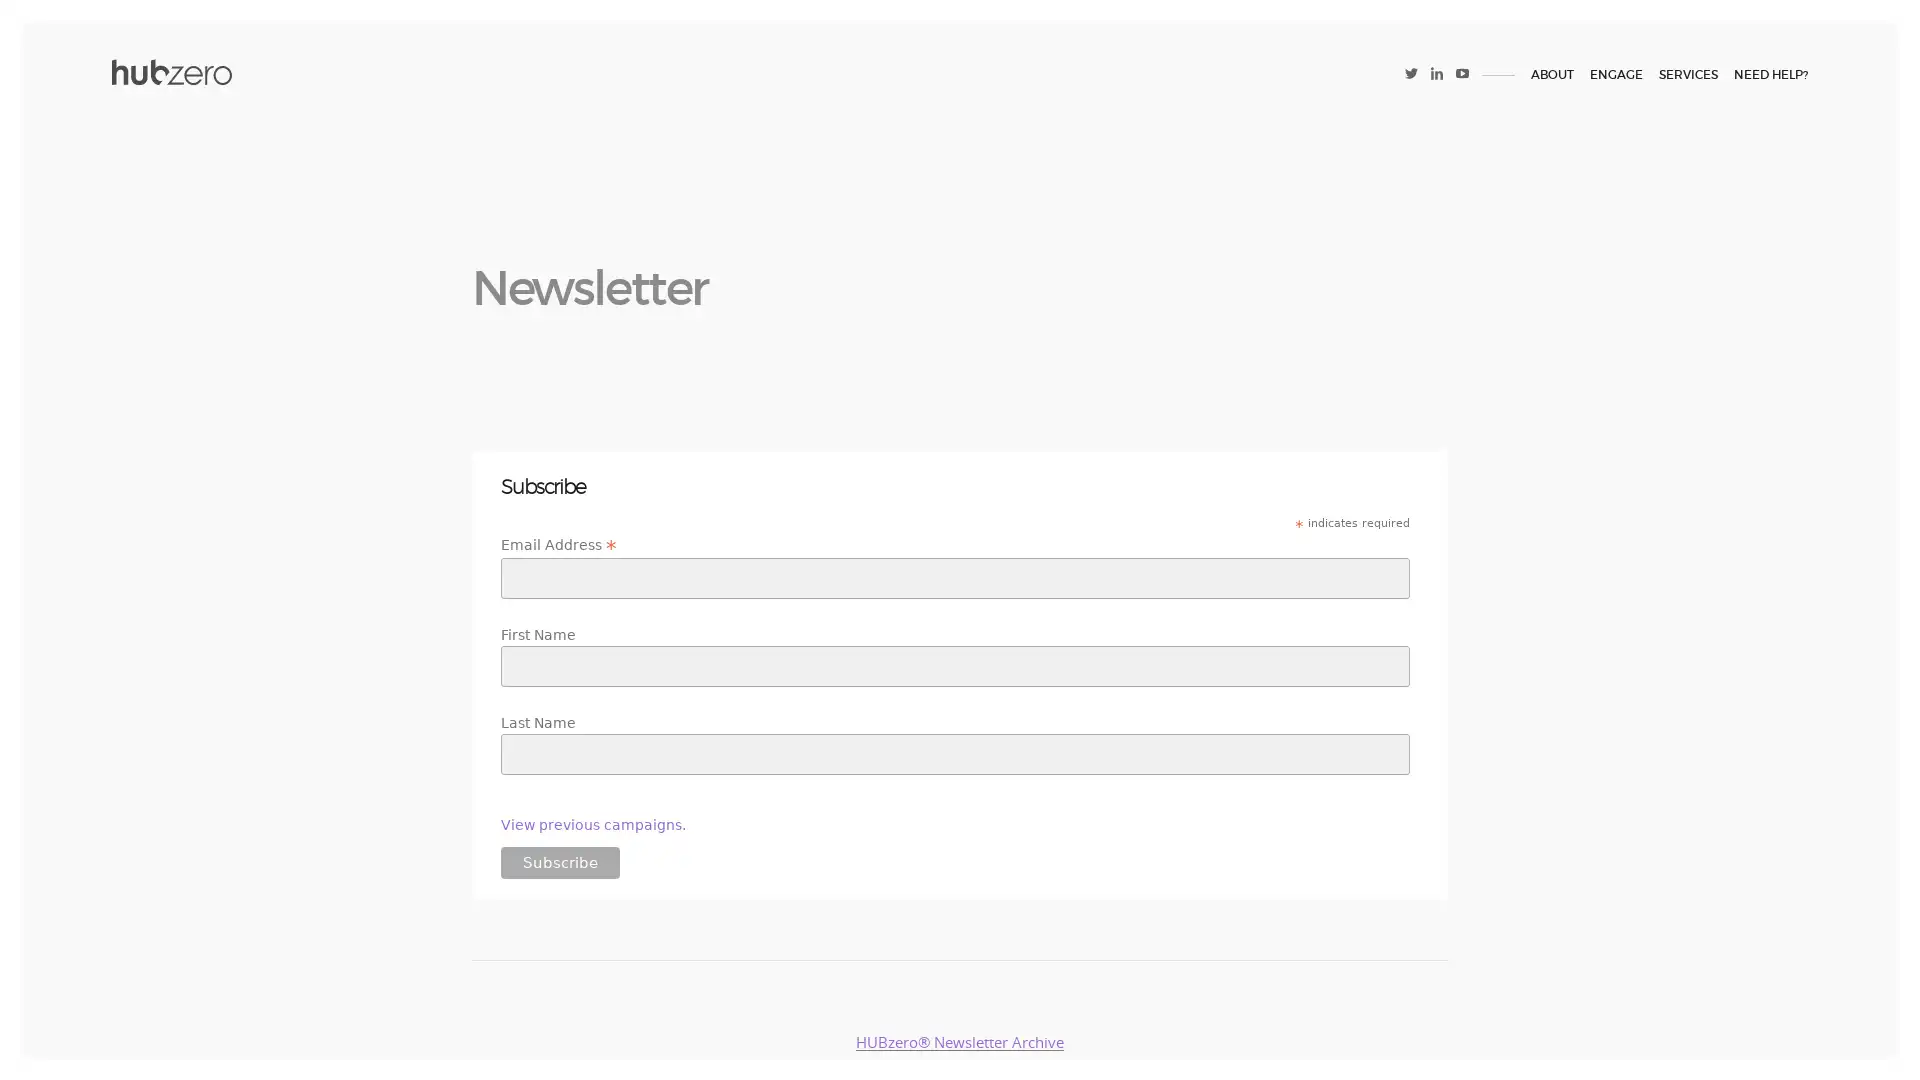 The width and height of the screenshot is (1920, 1080). Describe the element at coordinates (560, 862) in the screenshot. I see `Subscribe` at that location.